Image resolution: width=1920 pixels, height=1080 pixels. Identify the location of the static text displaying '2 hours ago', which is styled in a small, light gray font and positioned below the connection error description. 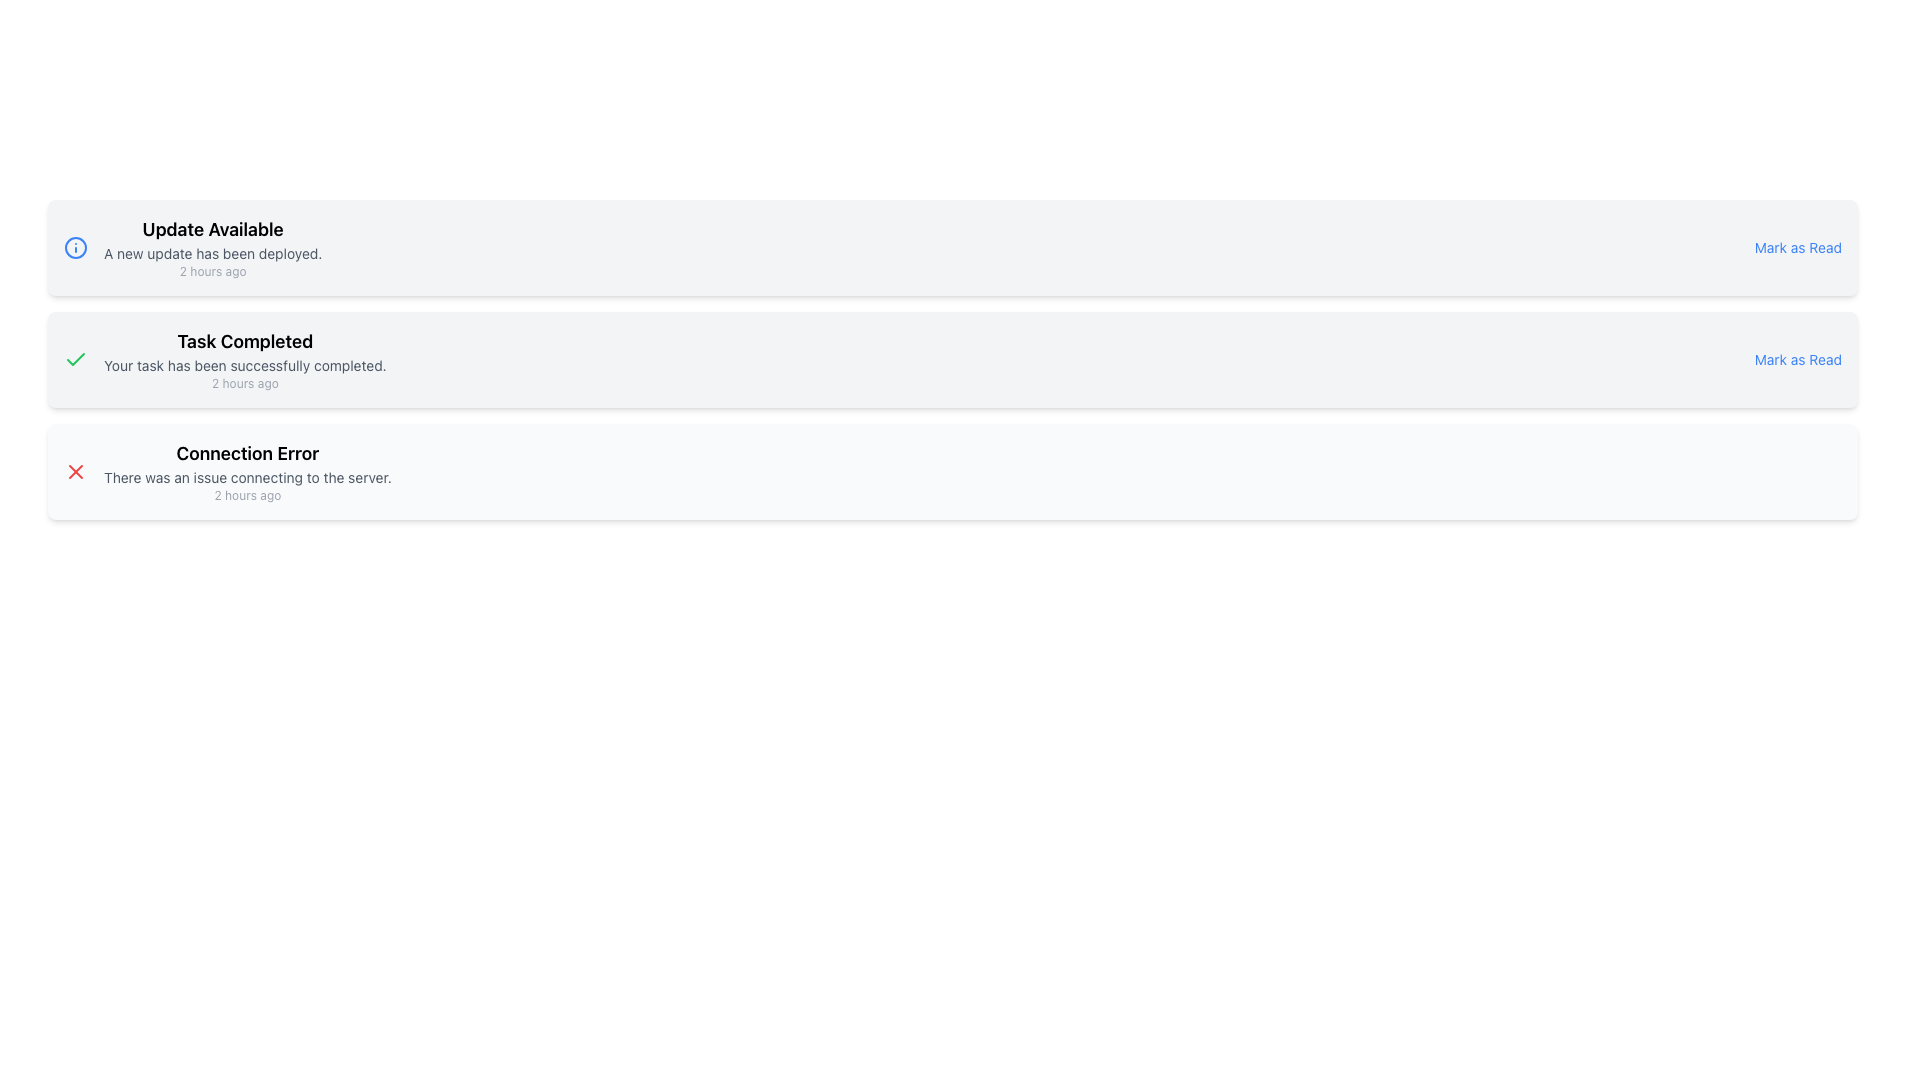
(246, 495).